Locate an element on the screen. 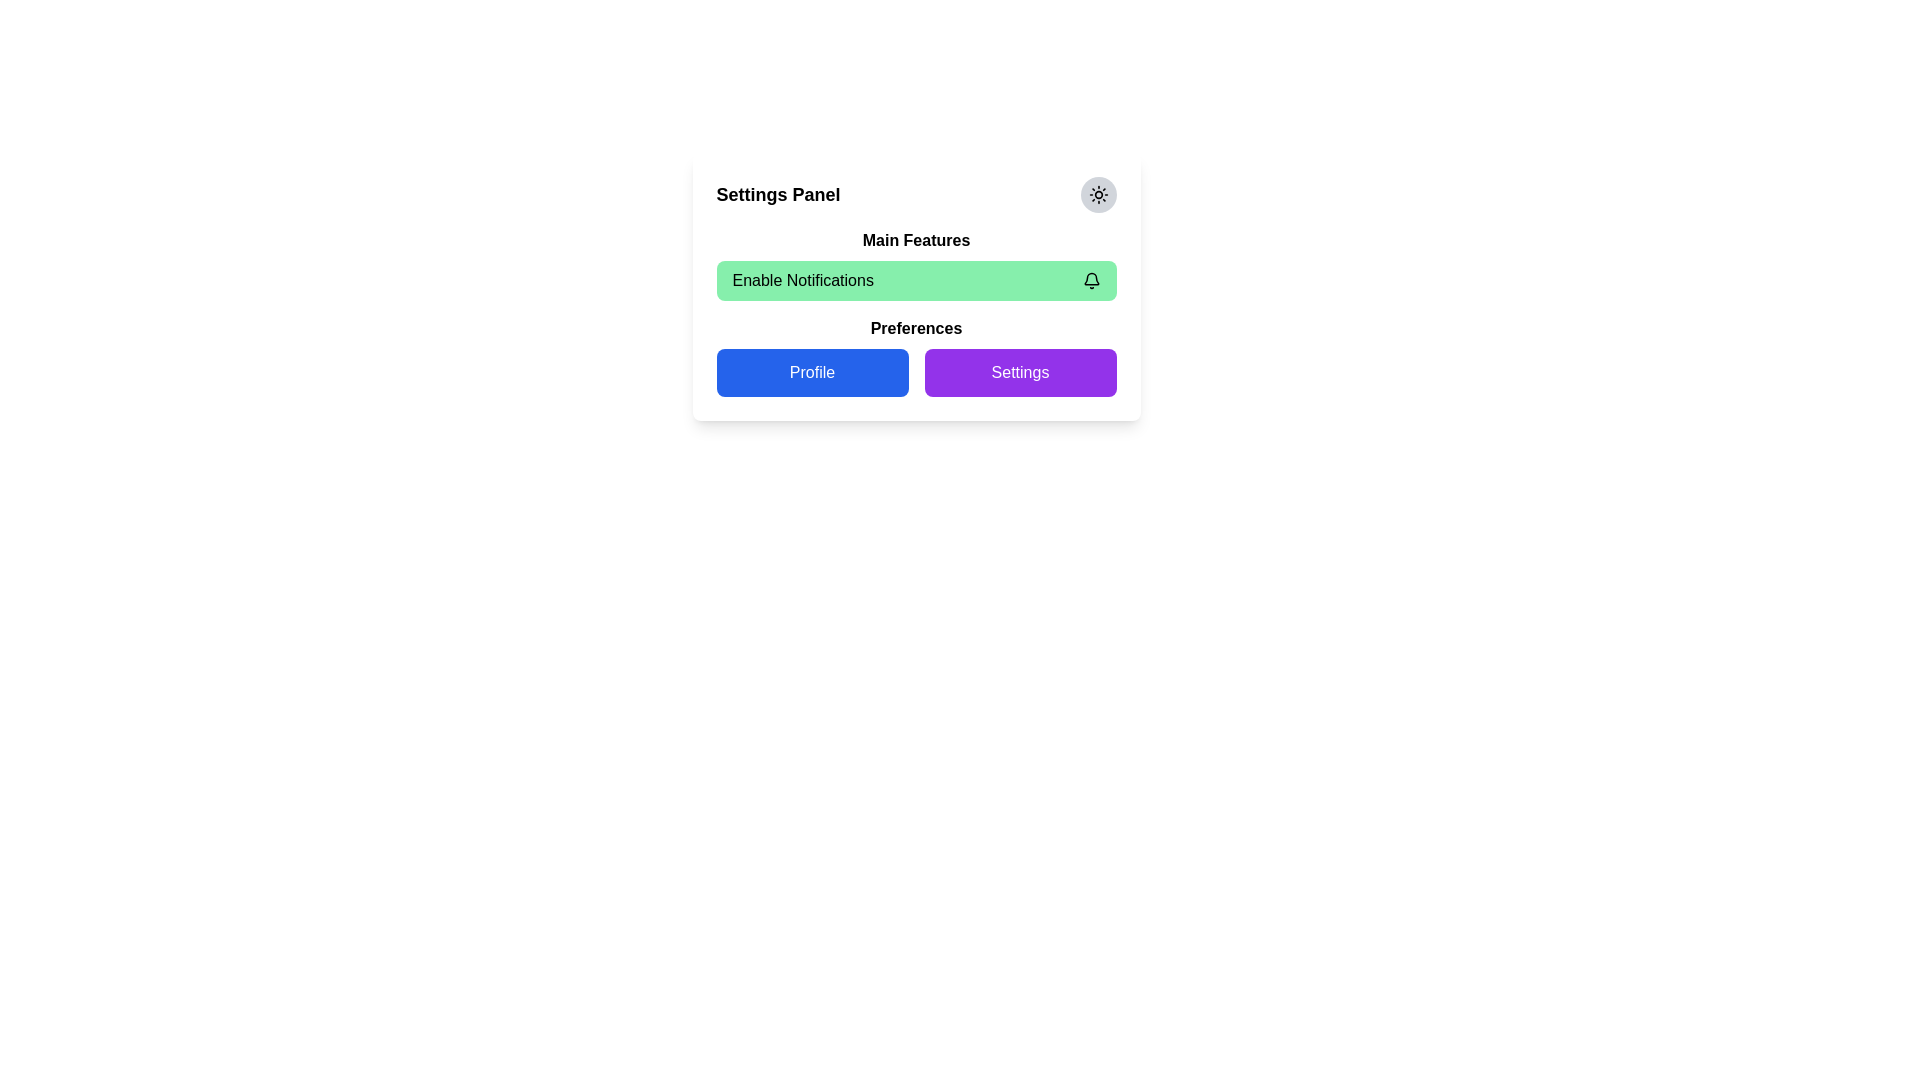  the 'Settings' button, which is a rectangular button with a purple background and rounded corners, located in the bottom-right part of the group of buttons under the 'Preferences' section is located at coordinates (1020, 373).